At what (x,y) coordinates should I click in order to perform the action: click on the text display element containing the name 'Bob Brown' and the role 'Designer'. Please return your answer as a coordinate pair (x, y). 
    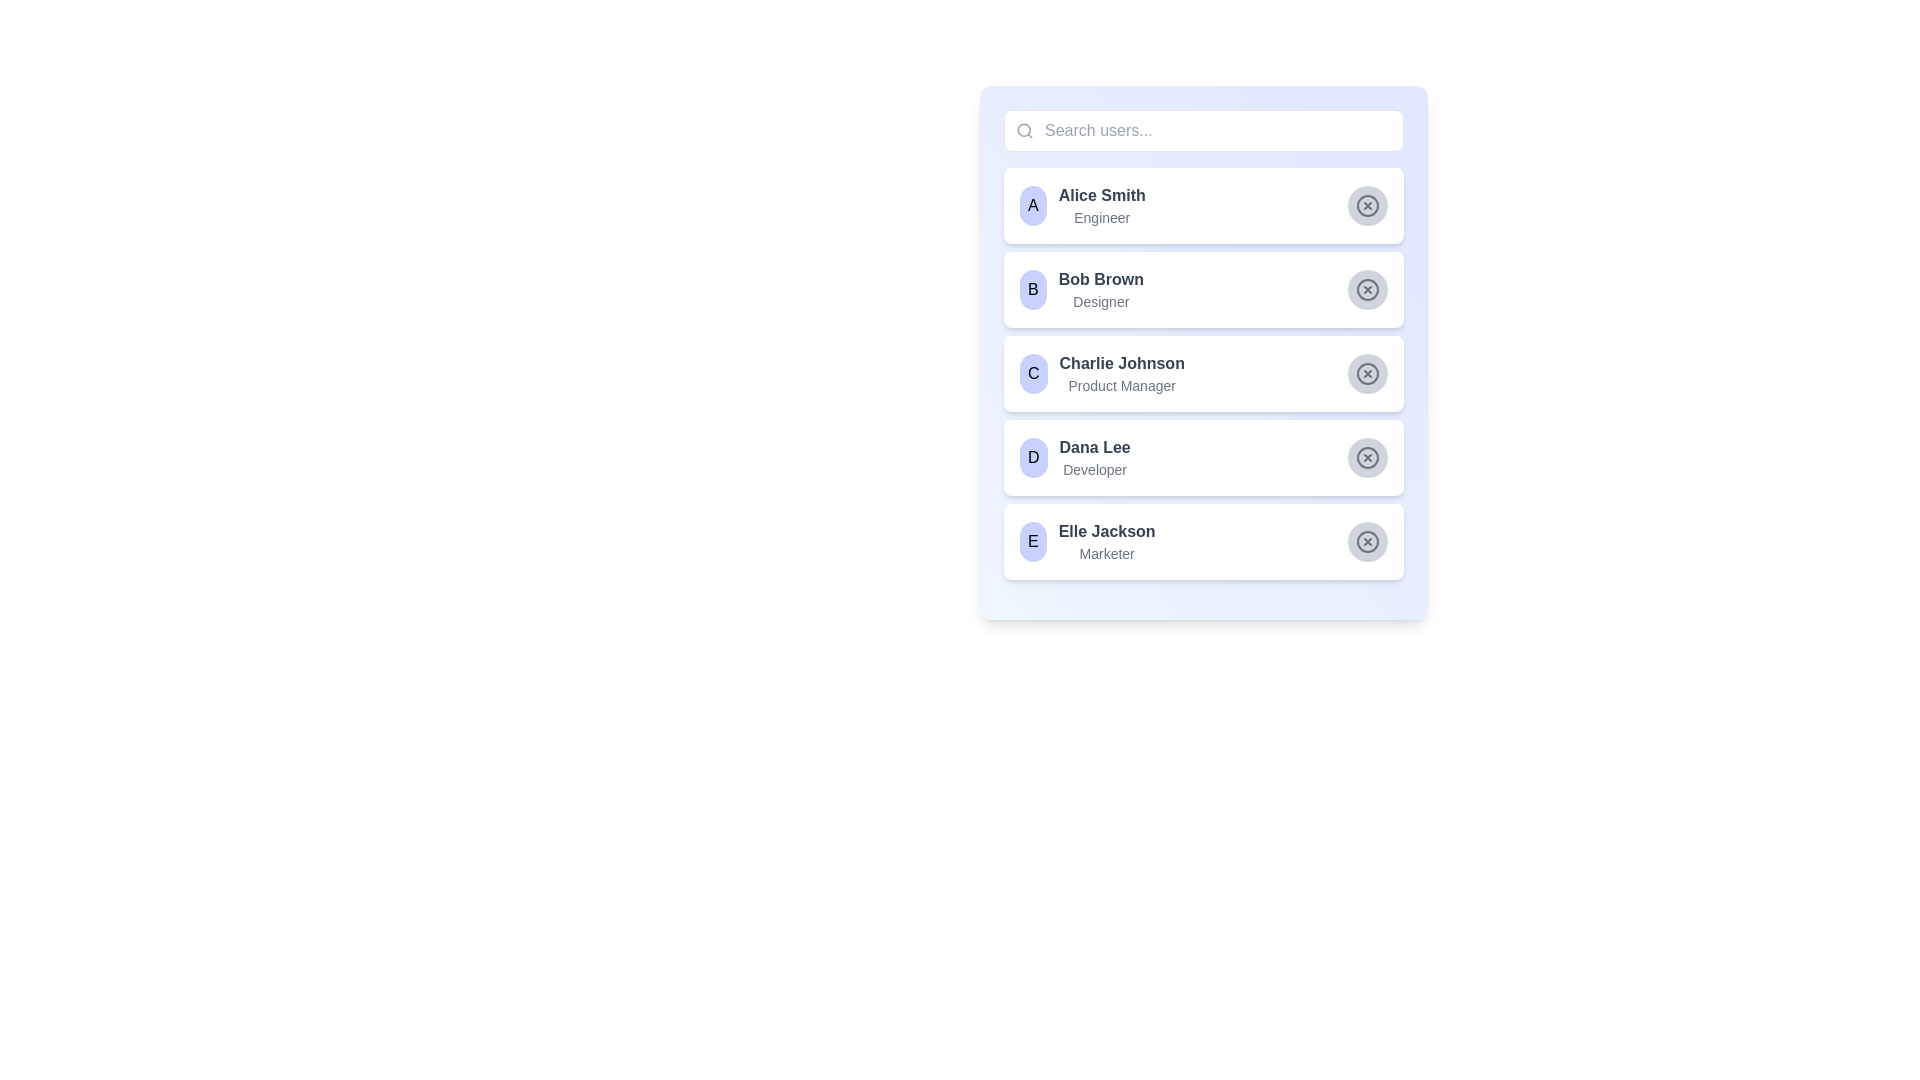
    Looking at the image, I should click on (1100, 289).